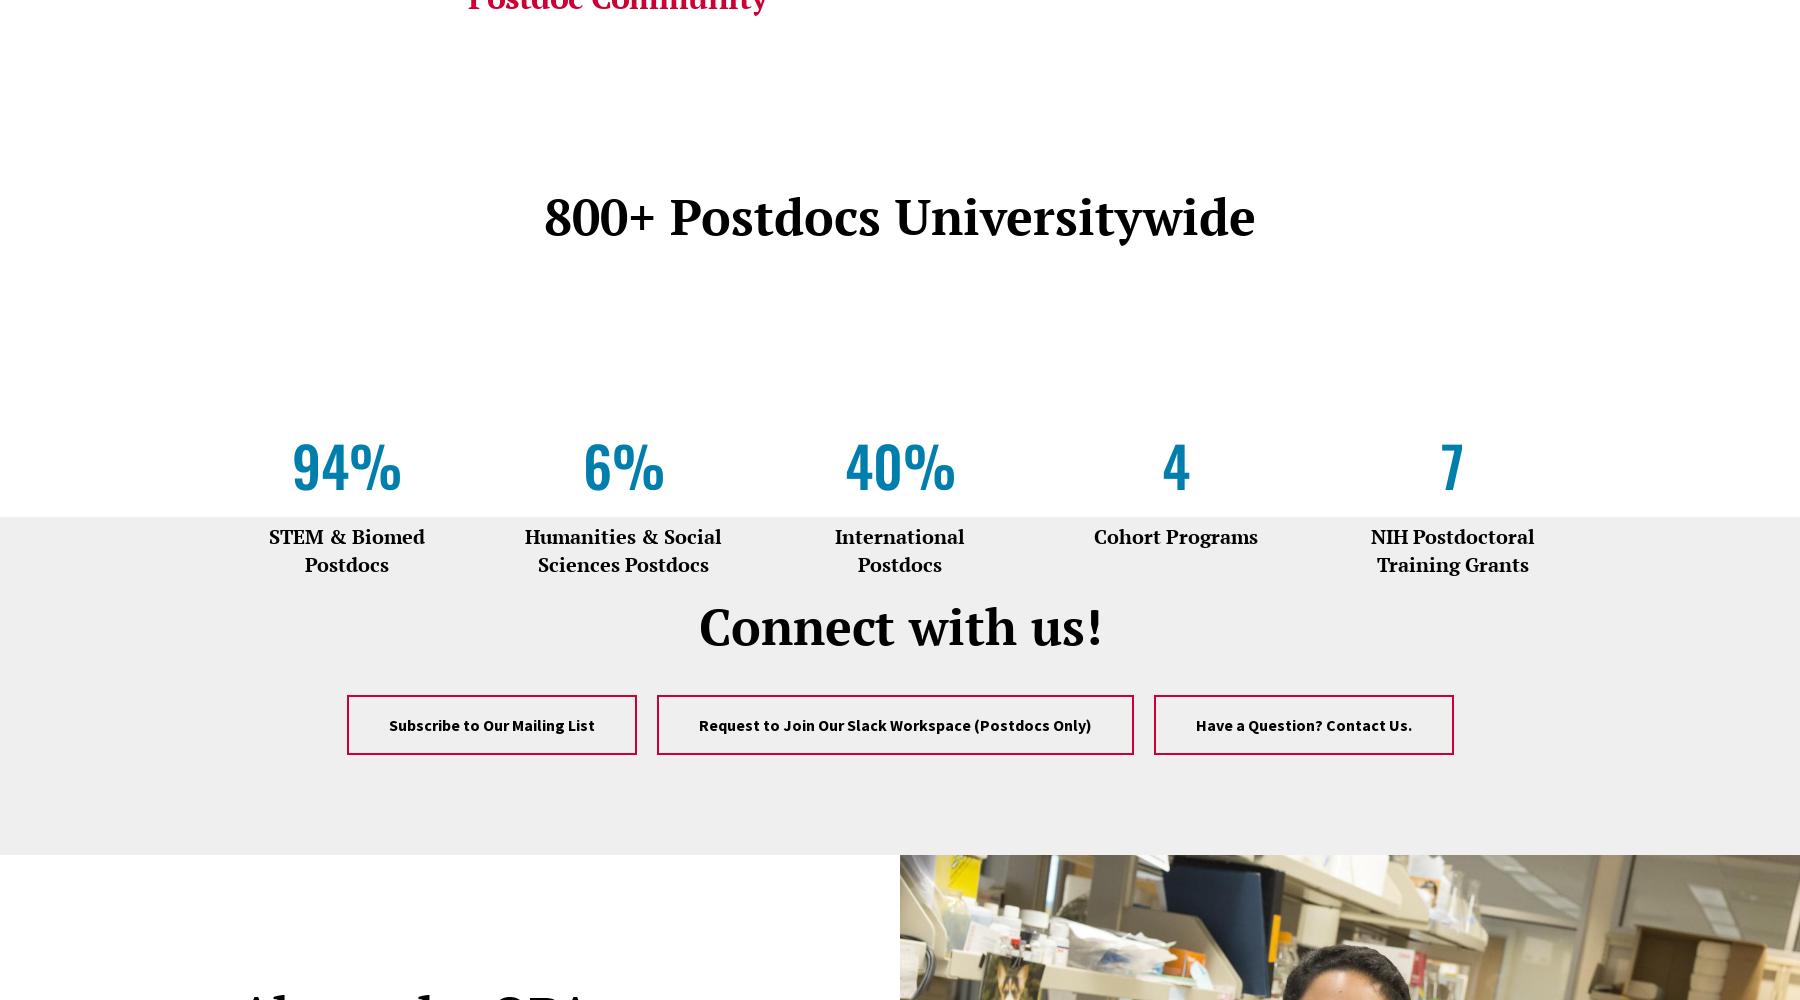 Image resolution: width=1800 pixels, height=1000 pixels. I want to click on '800+ Postdocs Universitywide', so click(900, 215).